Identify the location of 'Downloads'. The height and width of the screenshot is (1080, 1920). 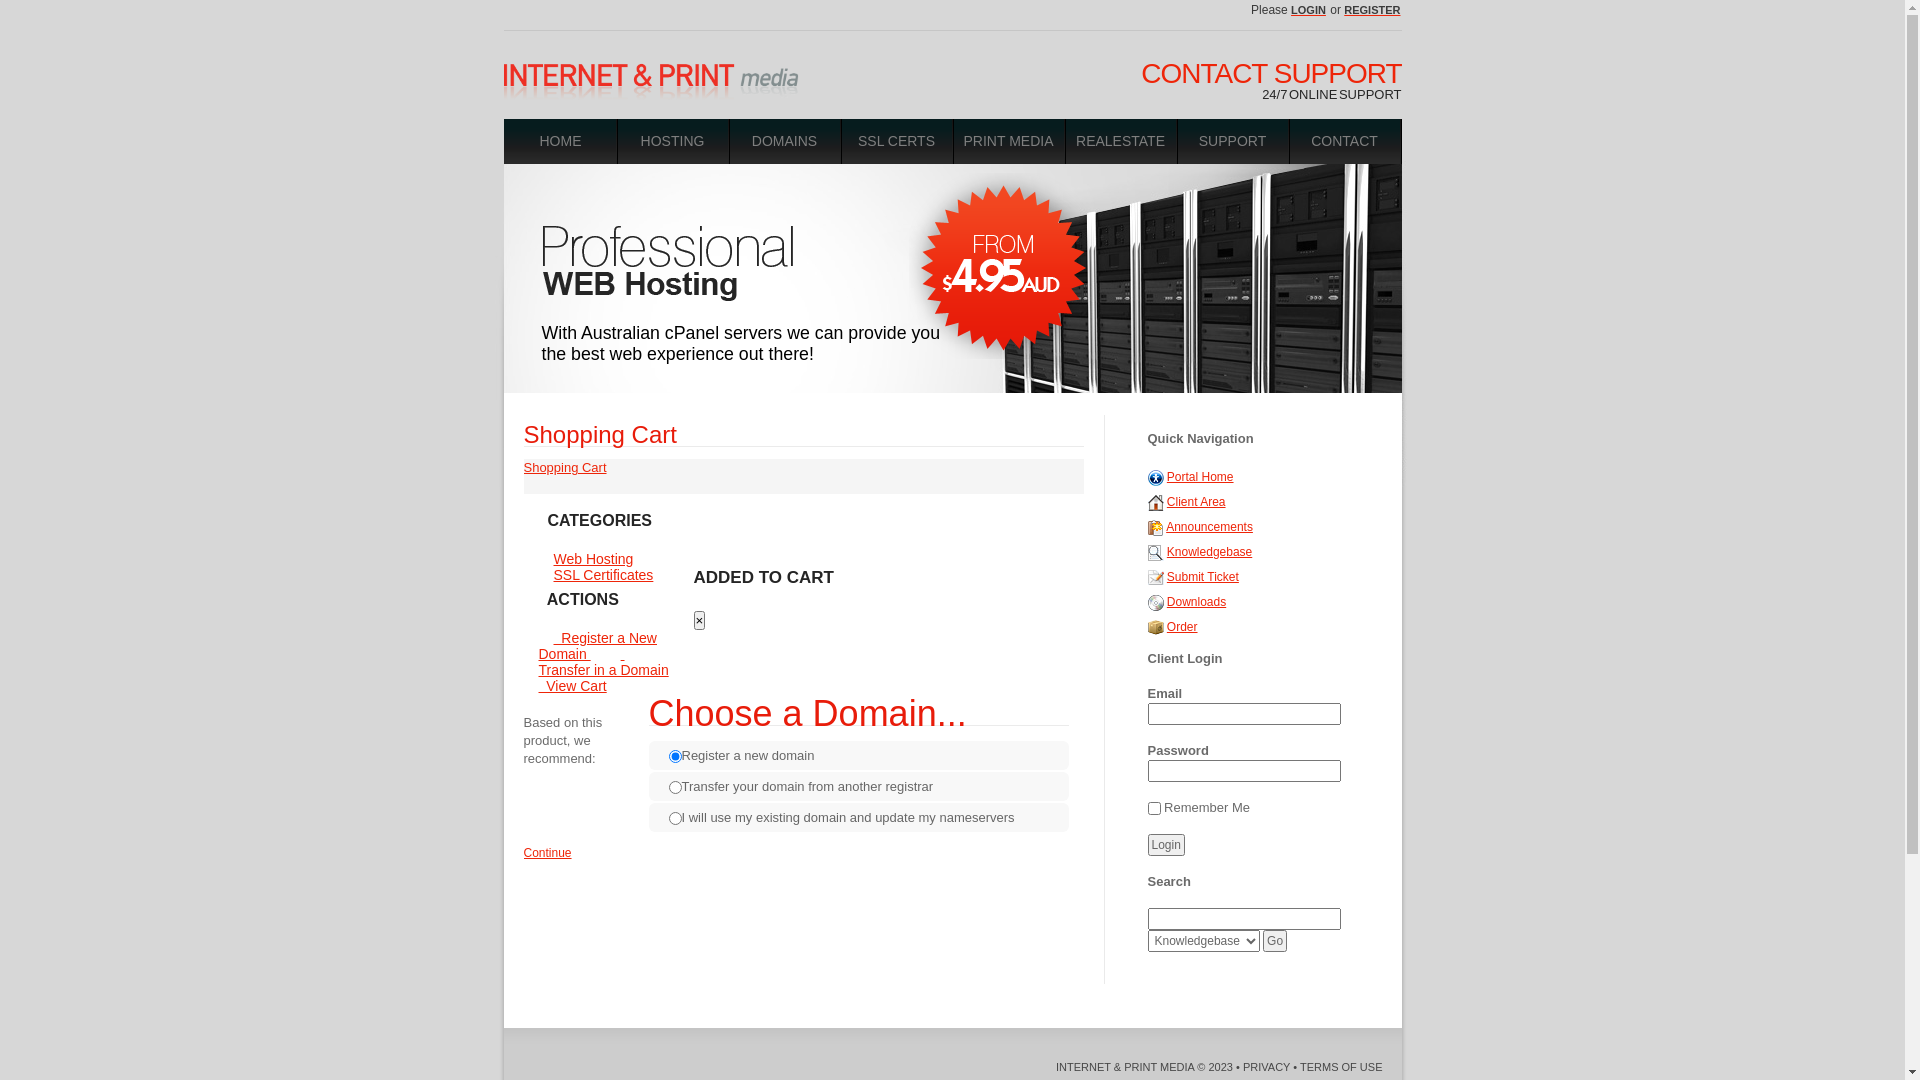
(1156, 600).